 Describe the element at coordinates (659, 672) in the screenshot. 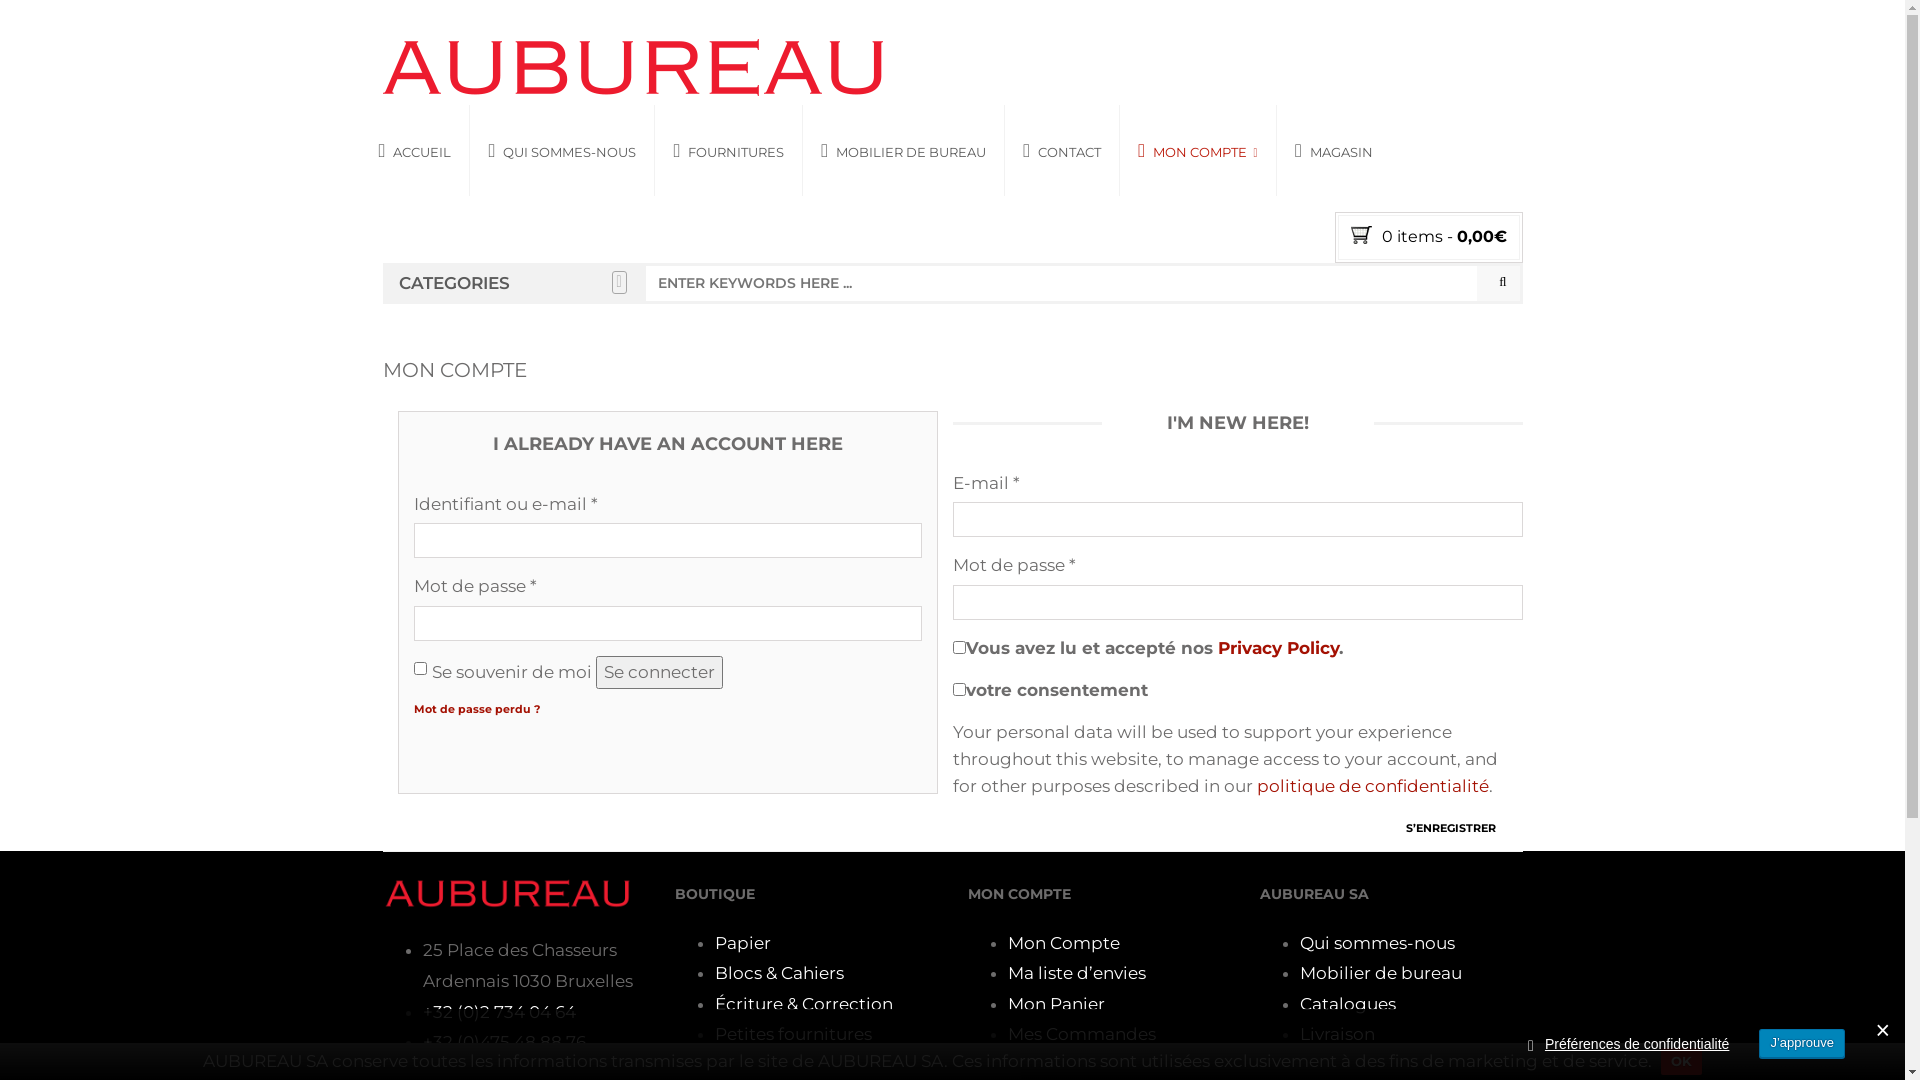

I see `'Se connecter'` at that location.